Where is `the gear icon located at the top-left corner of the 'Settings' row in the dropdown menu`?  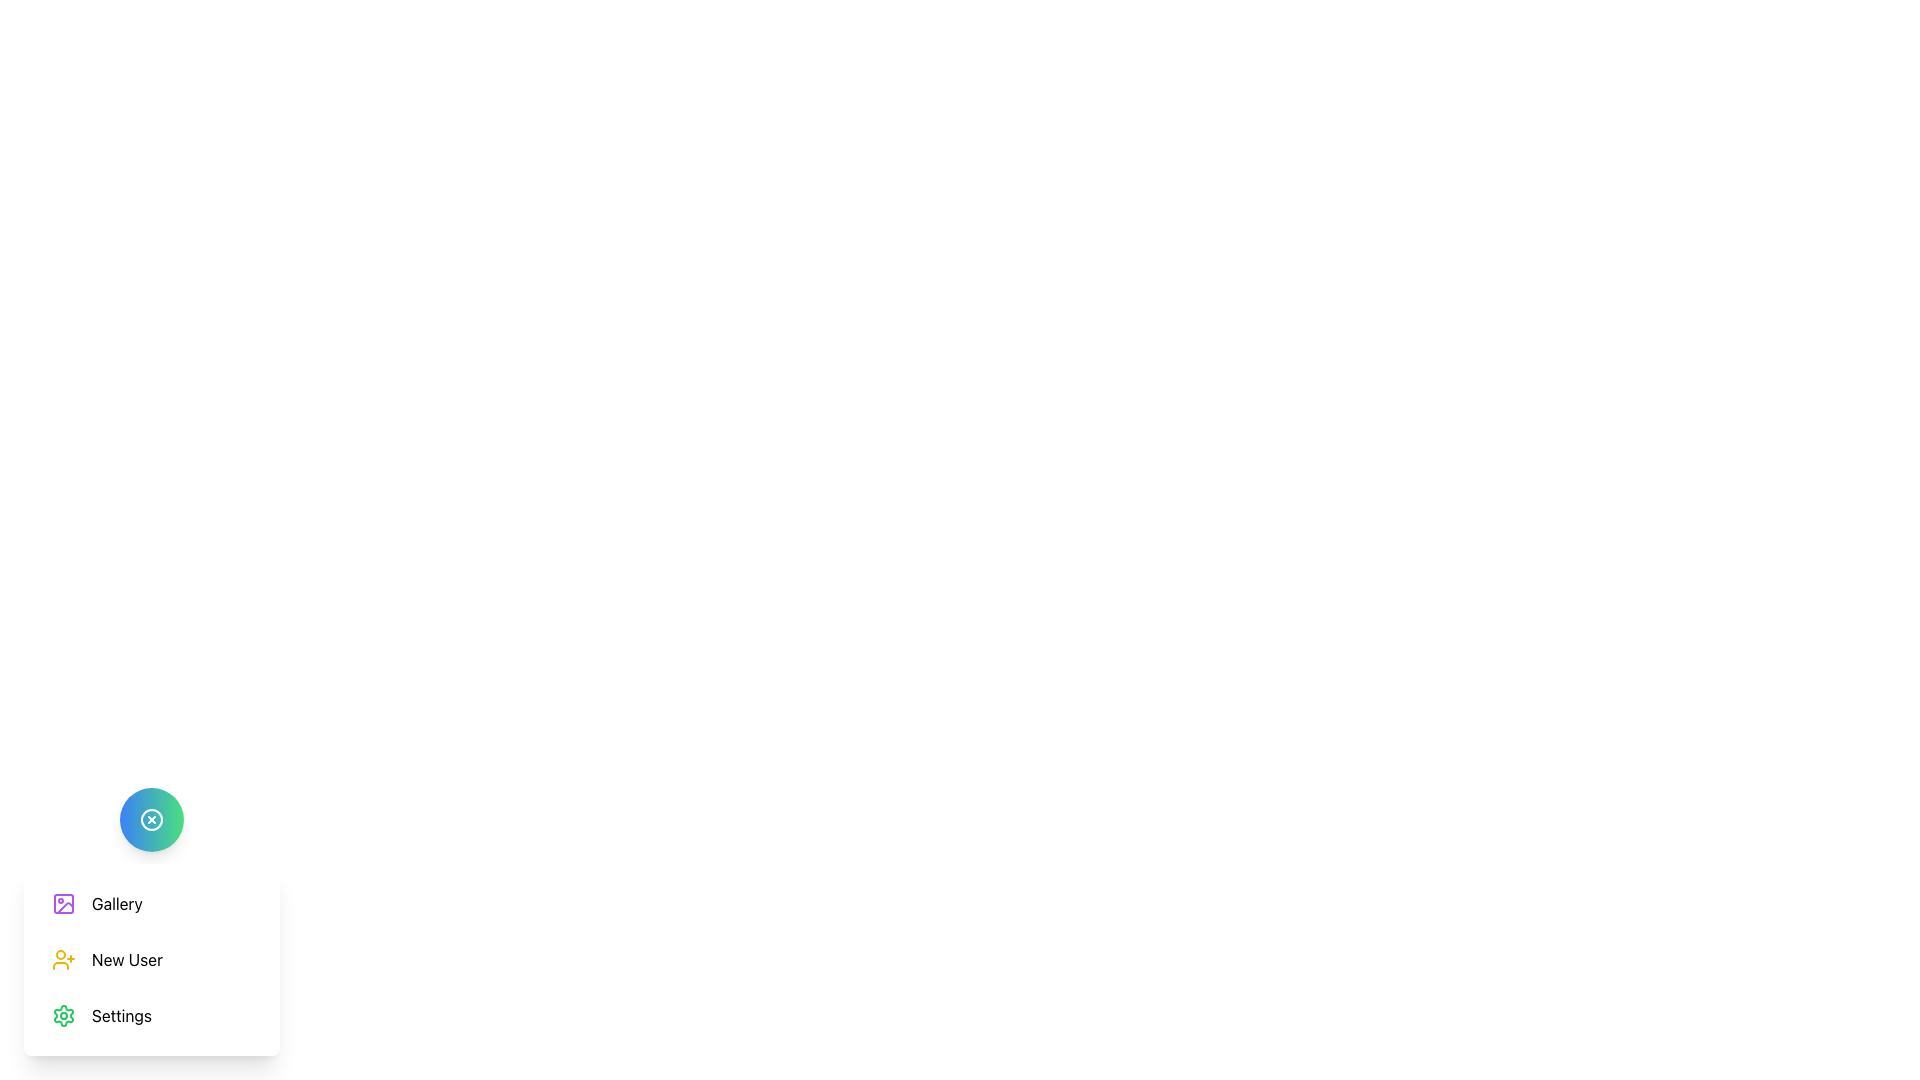 the gear icon located at the top-left corner of the 'Settings' row in the dropdown menu is located at coordinates (63, 1015).